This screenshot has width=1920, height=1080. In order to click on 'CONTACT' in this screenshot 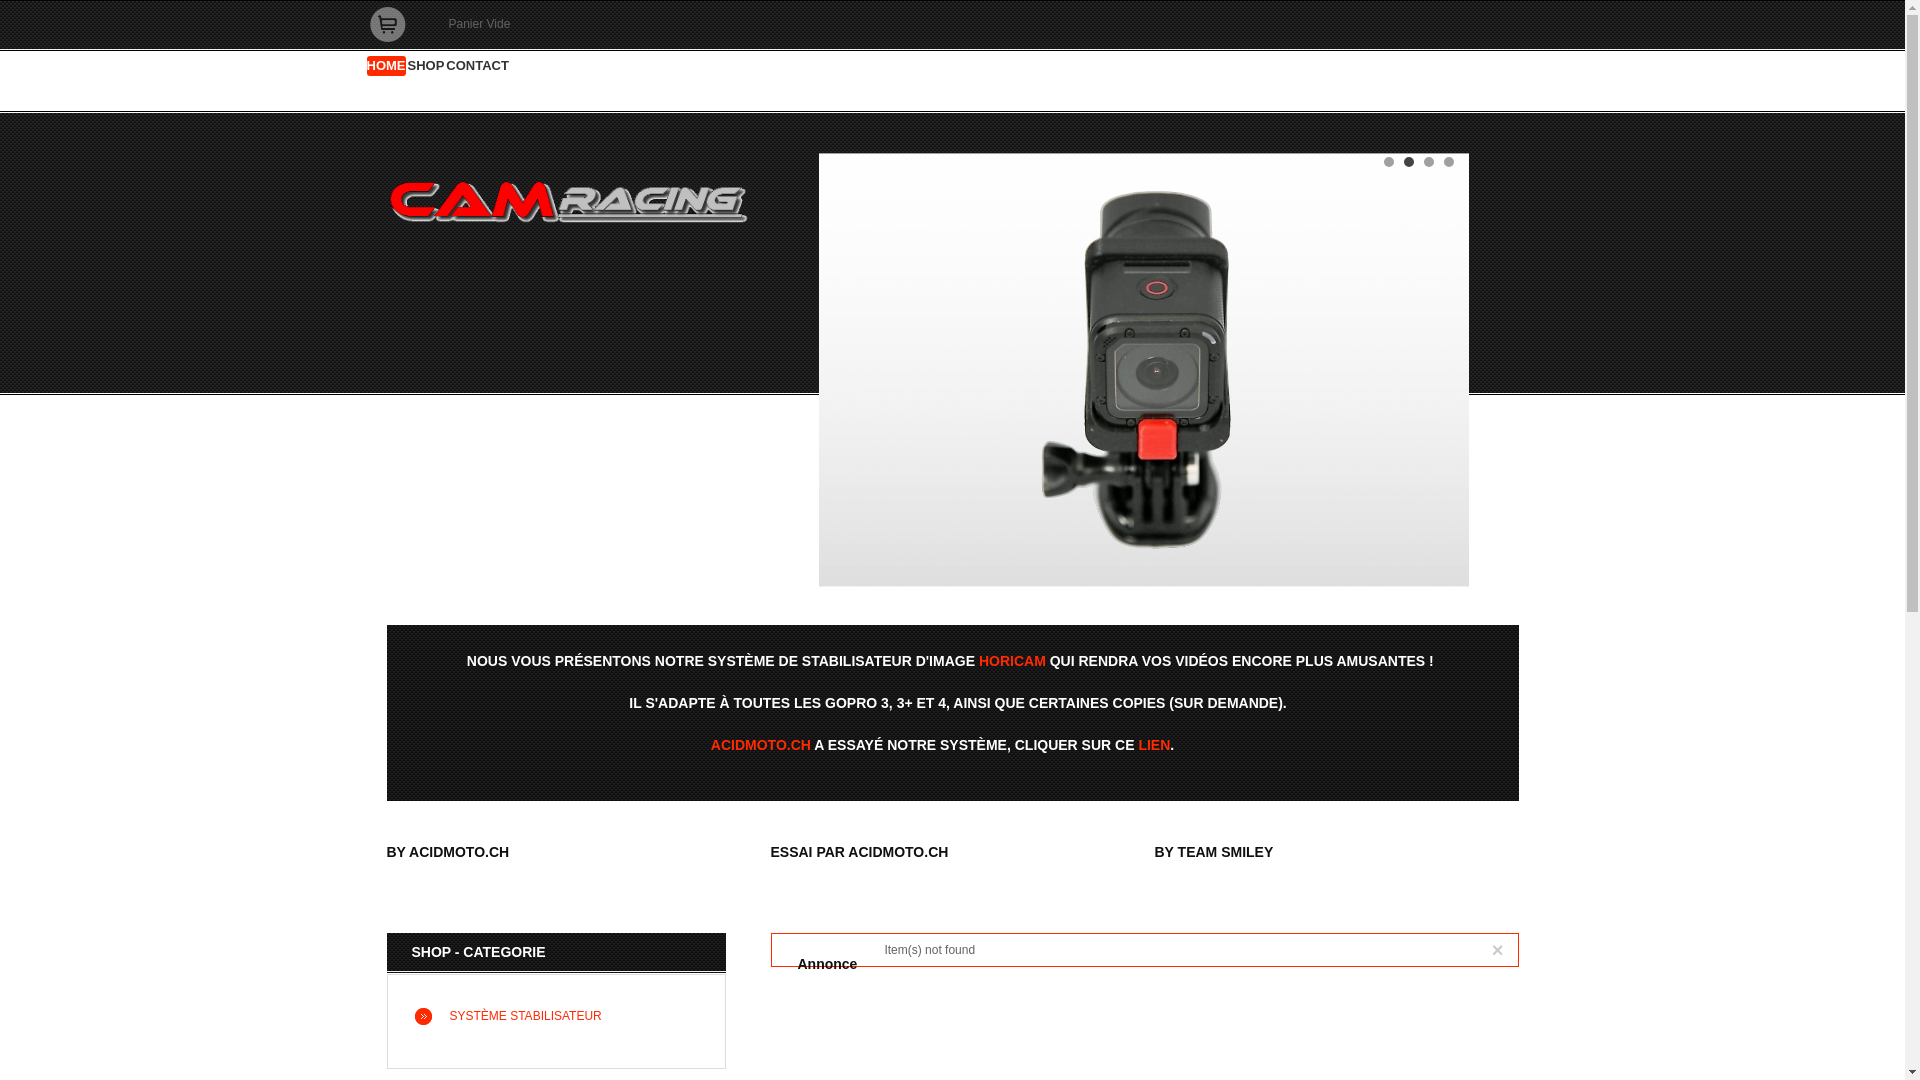, I will do `click(445, 64)`.